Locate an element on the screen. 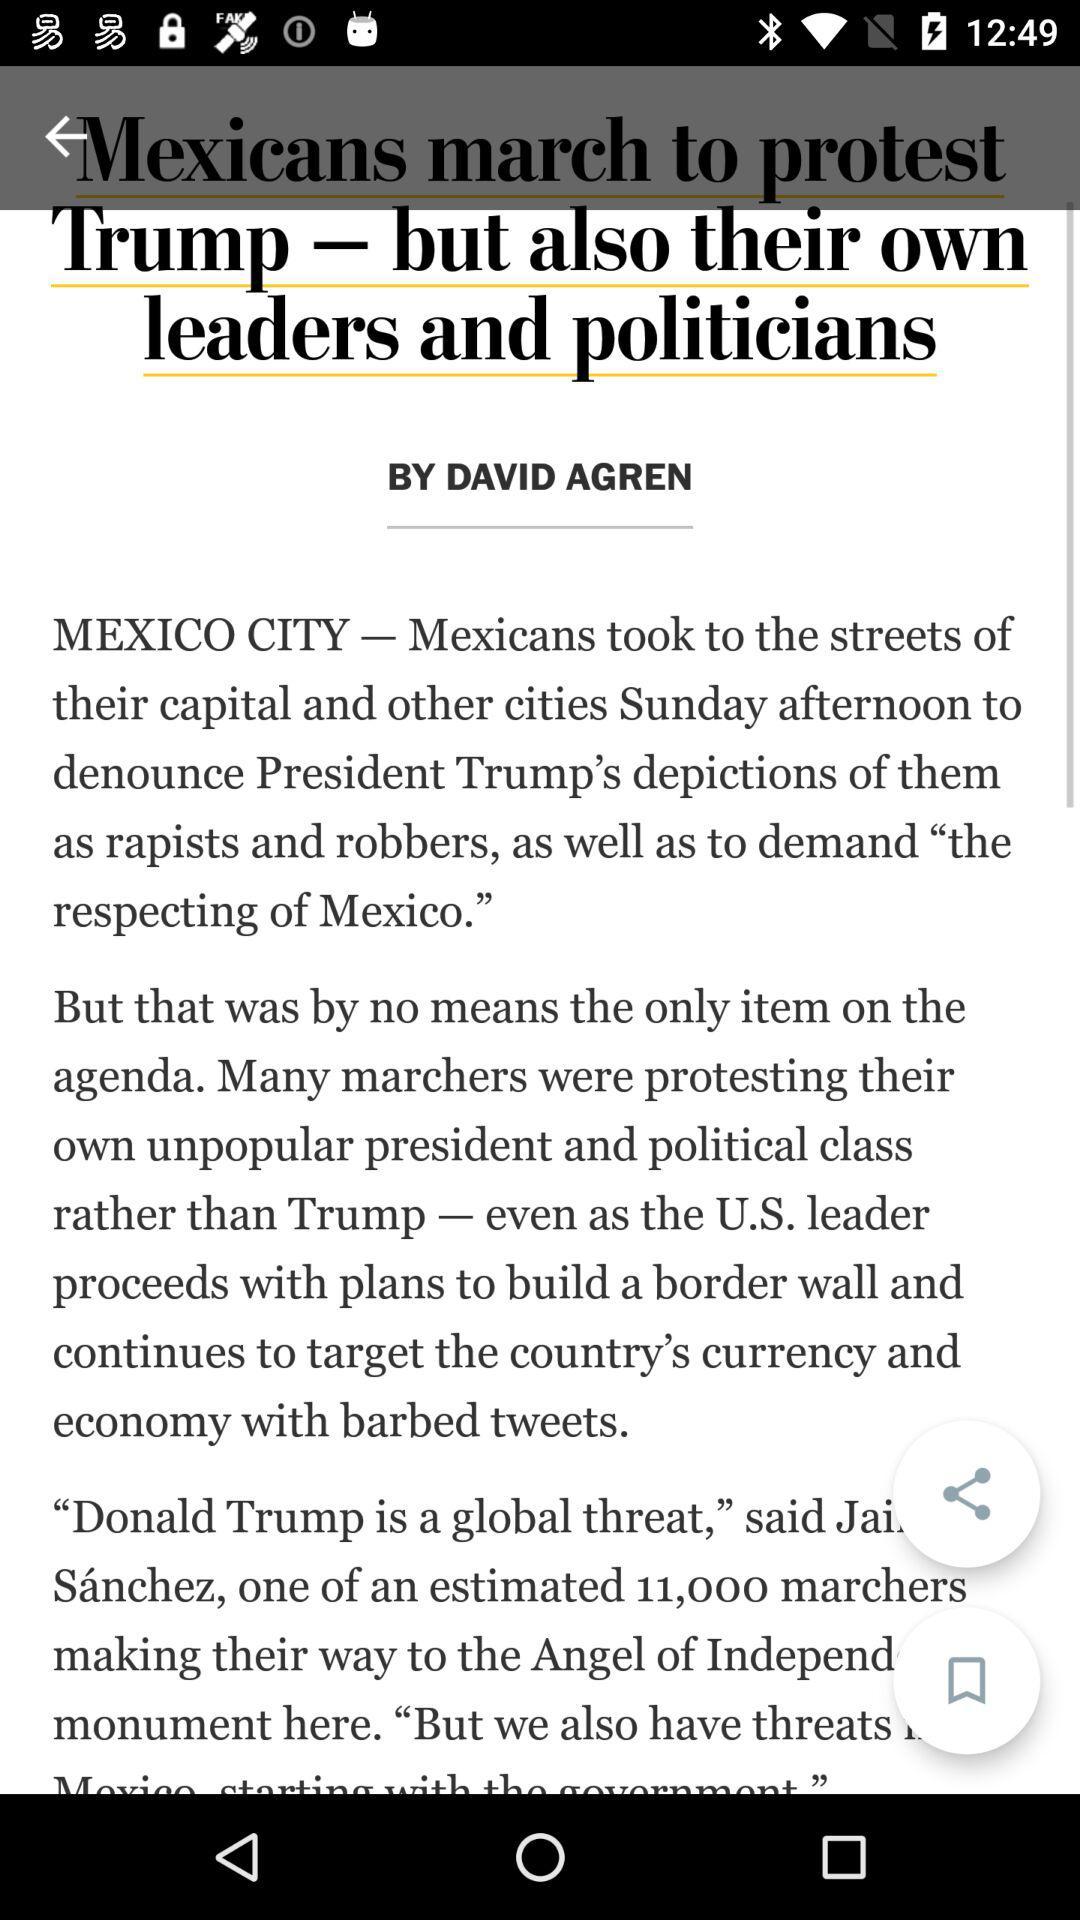  the bookmark icon is located at coordinates (965, 1680).